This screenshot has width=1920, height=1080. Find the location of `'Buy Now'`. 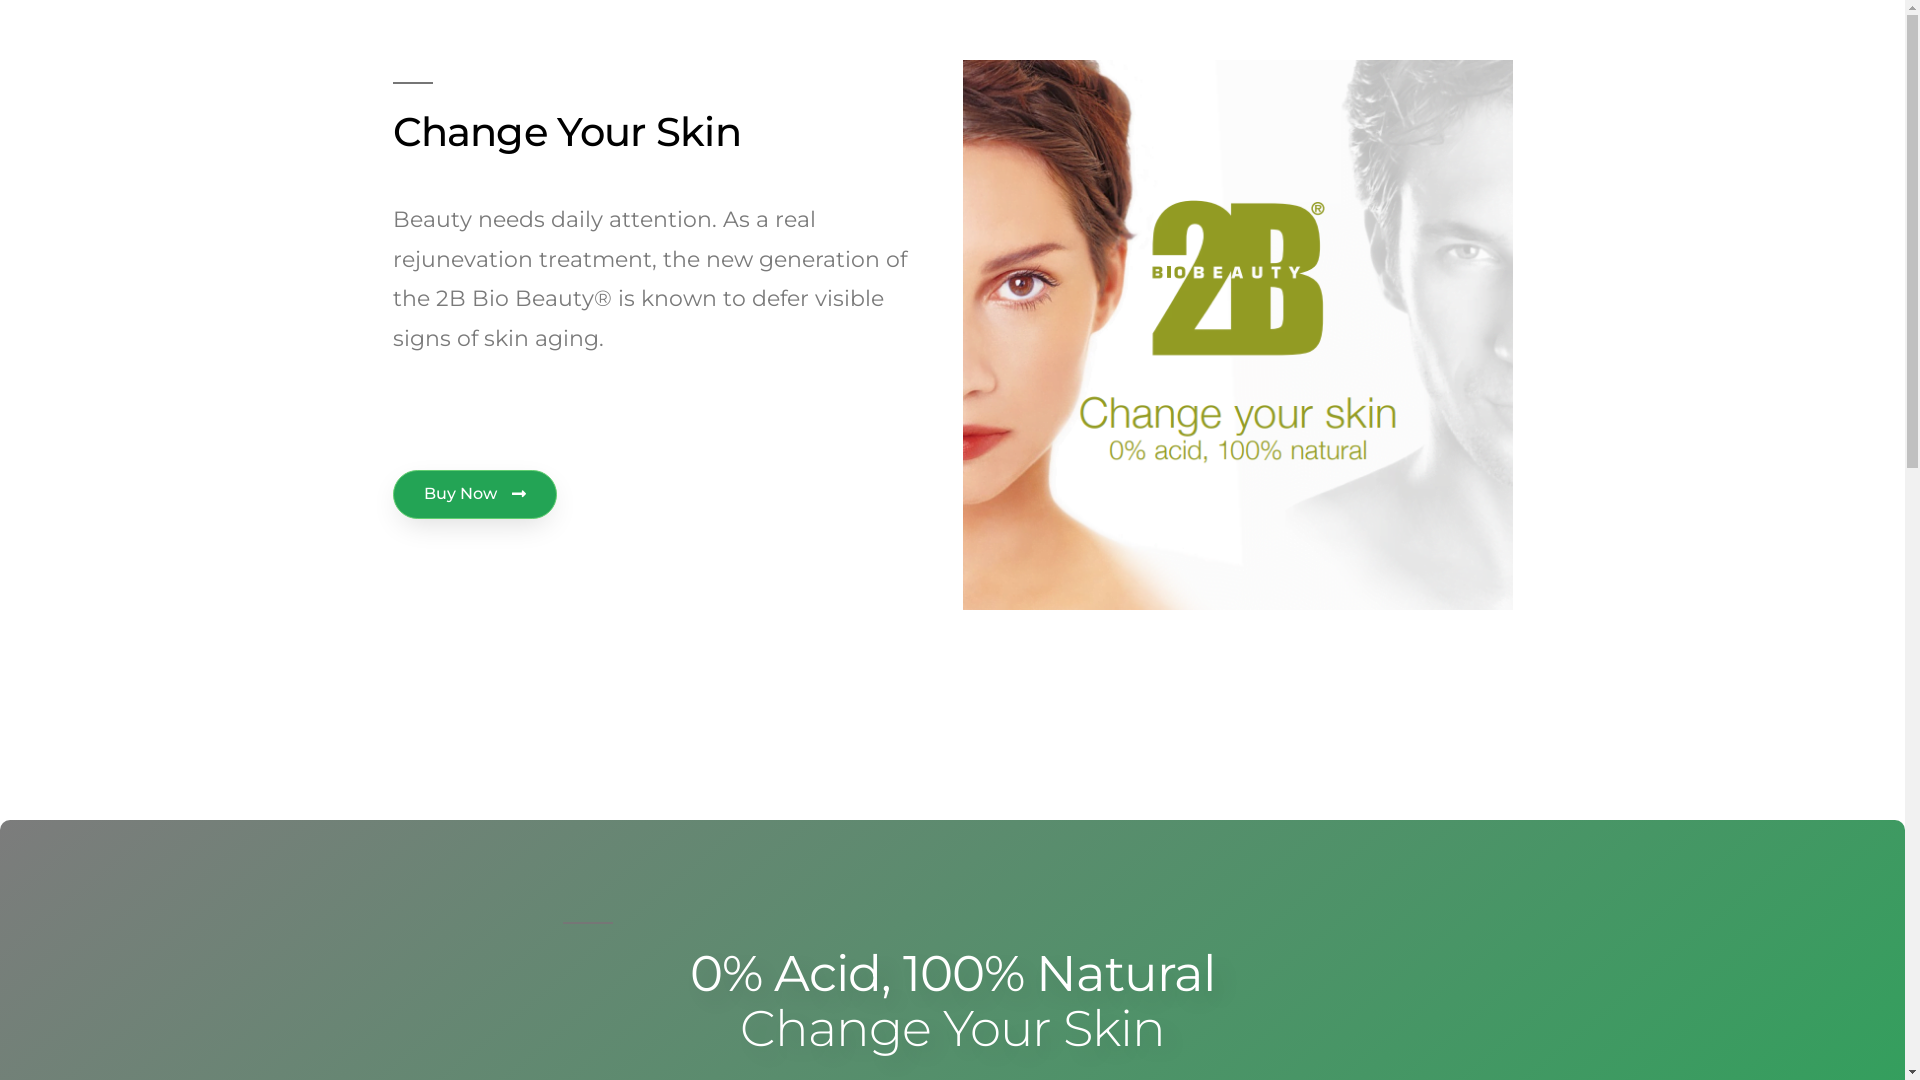

'Buy Now' is located at coordinates (473, 494).